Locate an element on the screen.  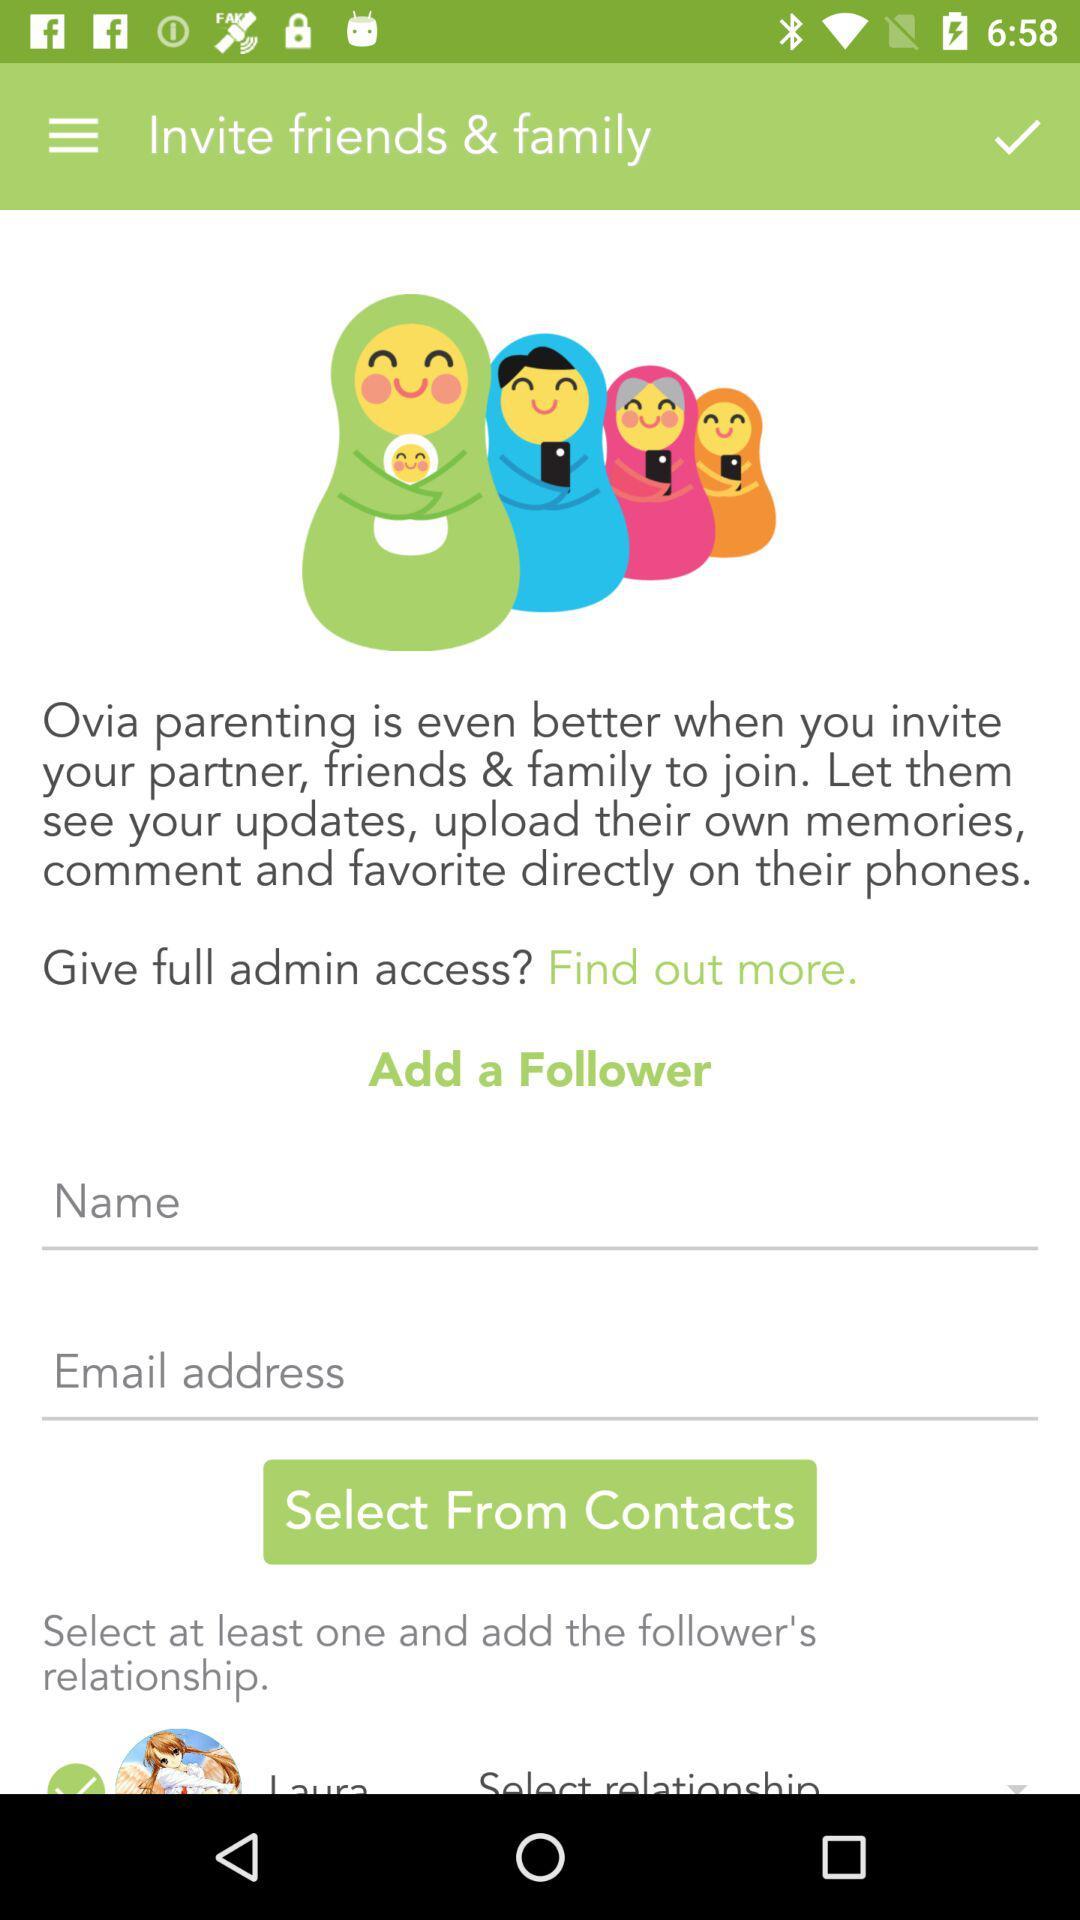
the item below add a follower item is located at coordinates (540, 1208).